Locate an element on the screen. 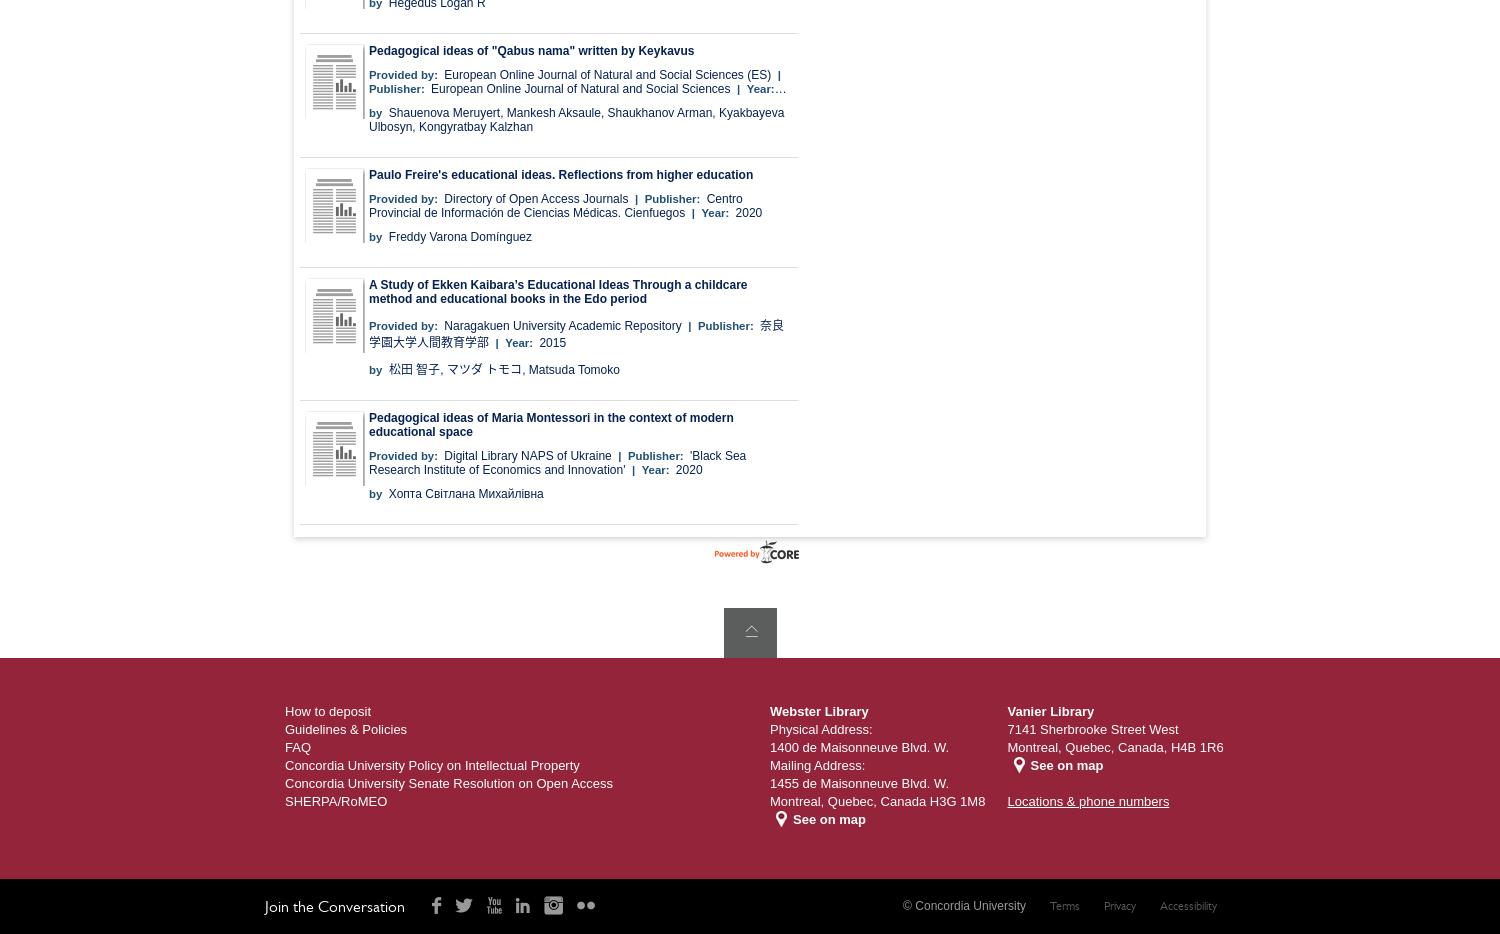  'Pedagogical ideas of Maria Montessori in the context of modern educational space' is located at coordinates (550, 424).